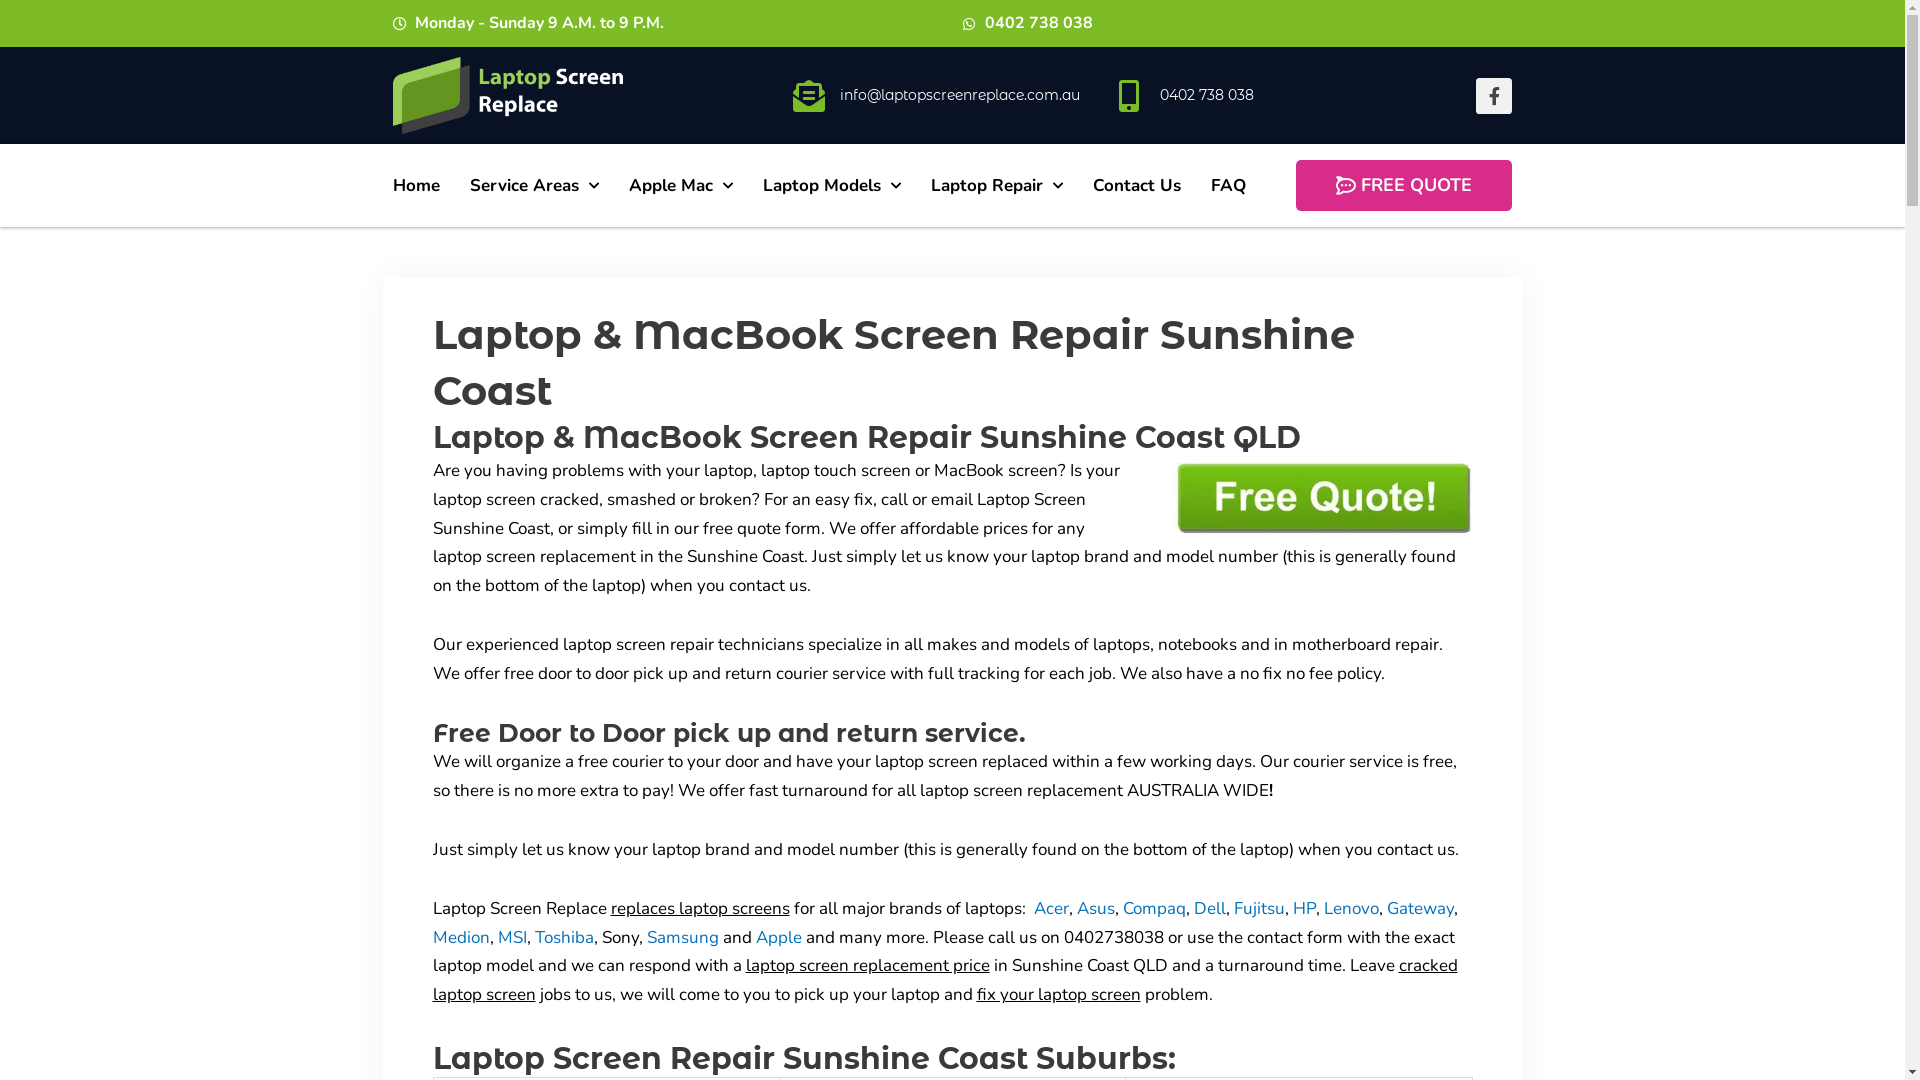 The width and height of the screenshot is (1920, 1080). Describe the element at coordinates (459, 937) in the screenshot. I see `'Medion'` at that location.